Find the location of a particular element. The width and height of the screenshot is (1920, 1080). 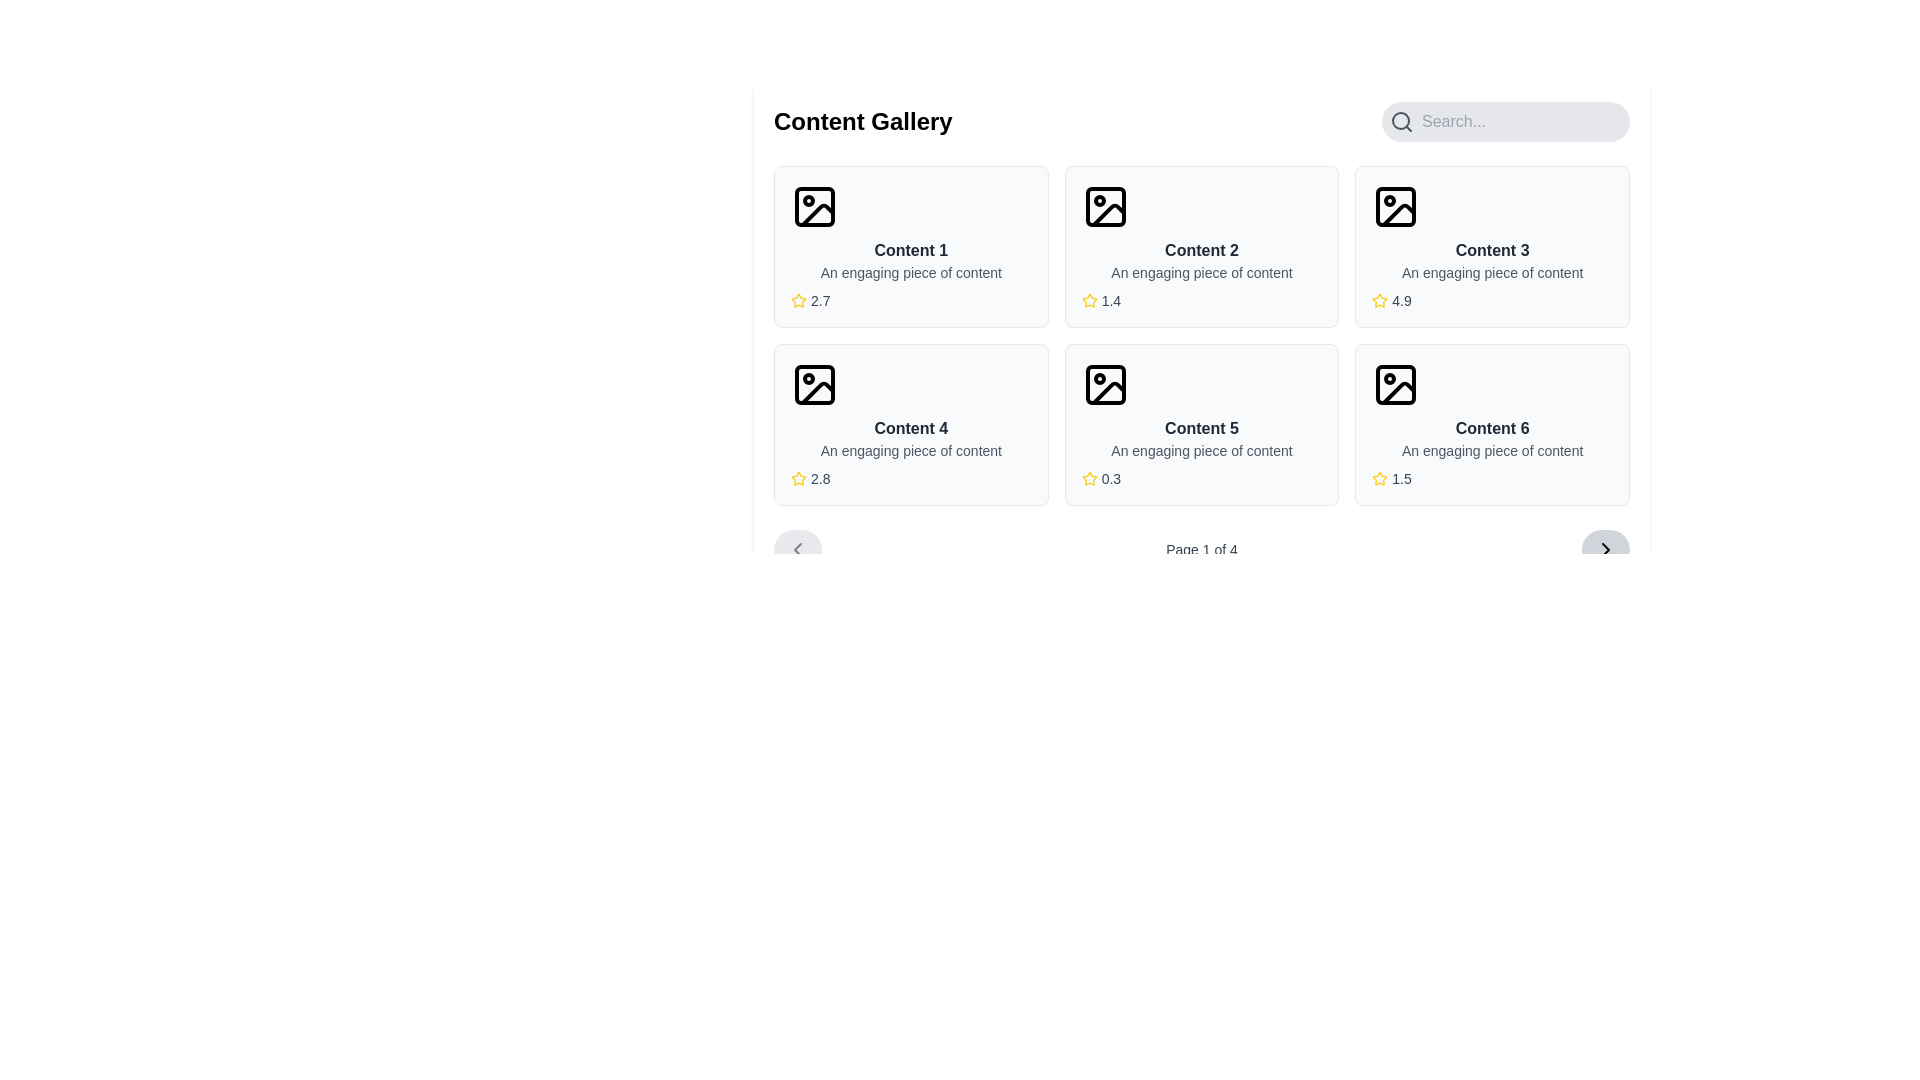

the star icon located below the thumbnail and title of 'Content 5', positioned to the left of the rating text '0.3' is located at coordinates (1088, 478).